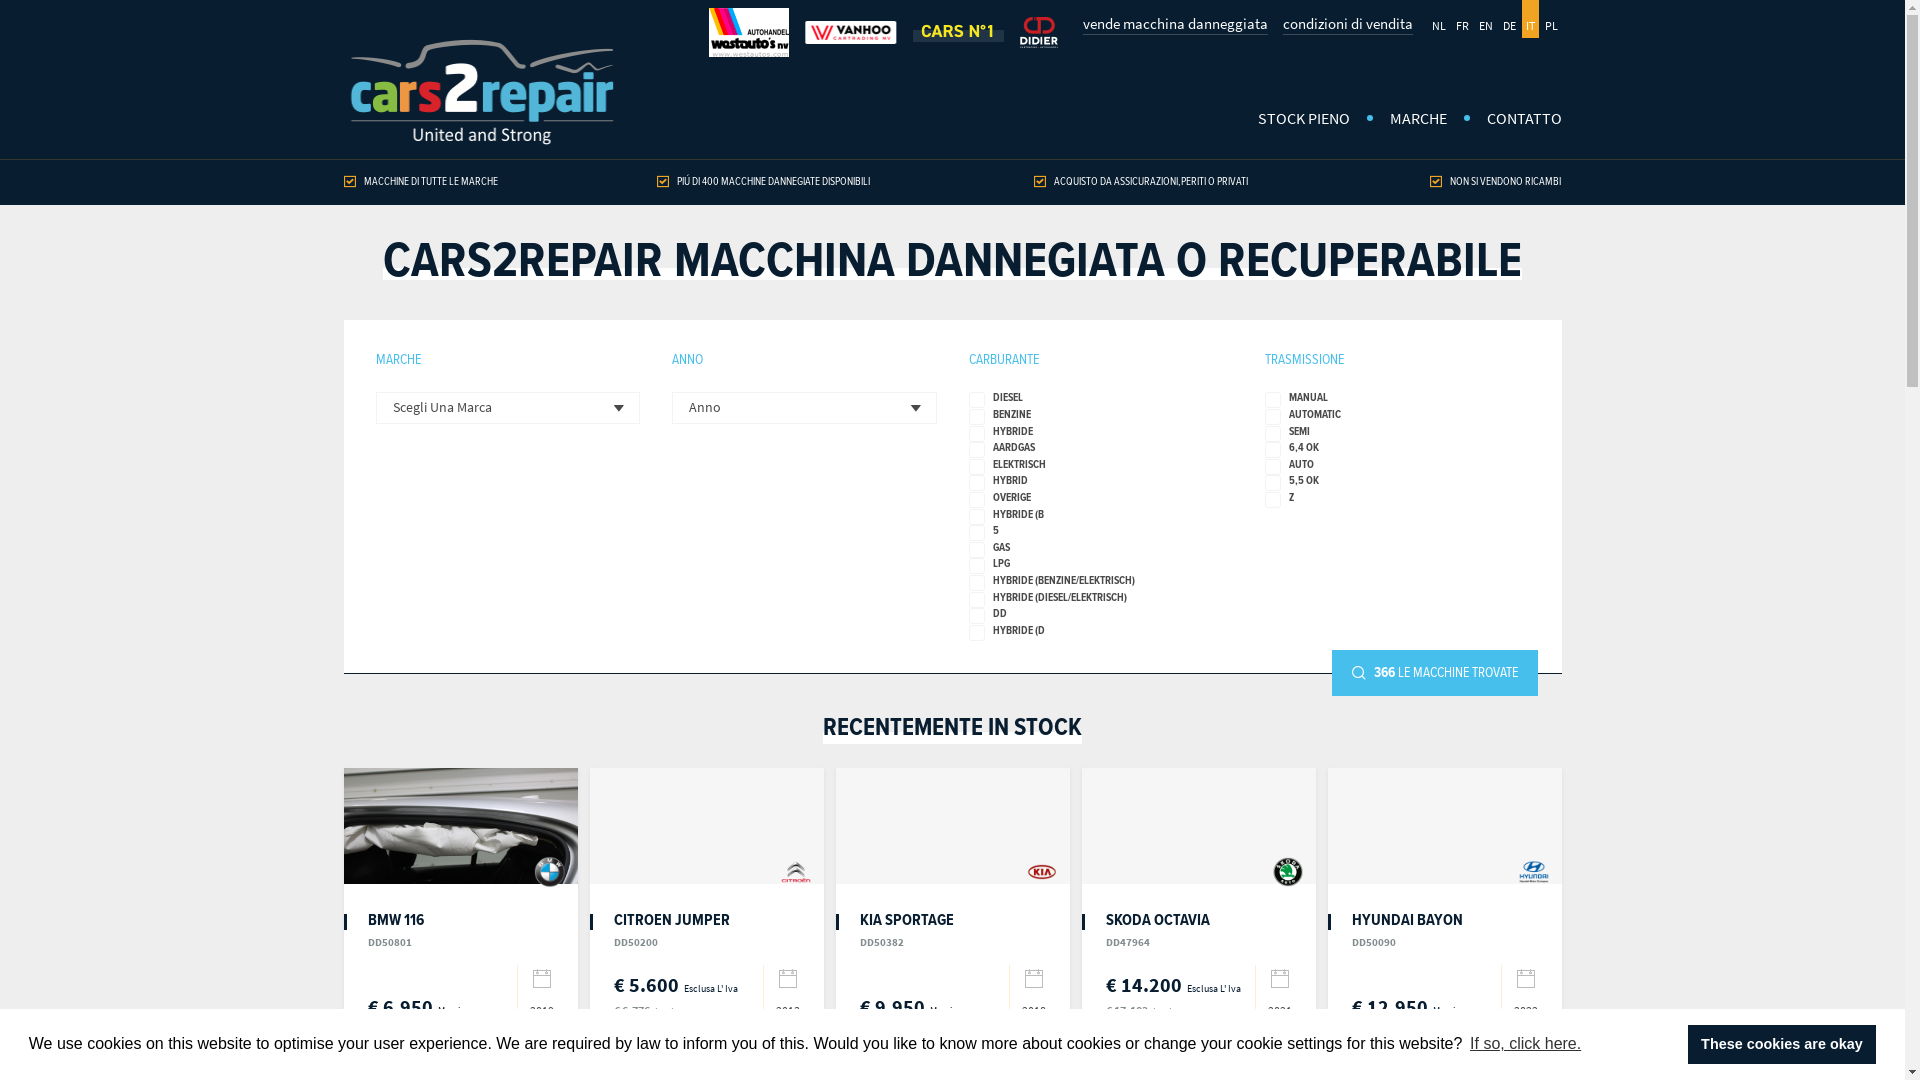  What do you see at coordinates (1417, 119) in the screenshot?
I see `'MARCHE'` at bounding box center [1417, 119].